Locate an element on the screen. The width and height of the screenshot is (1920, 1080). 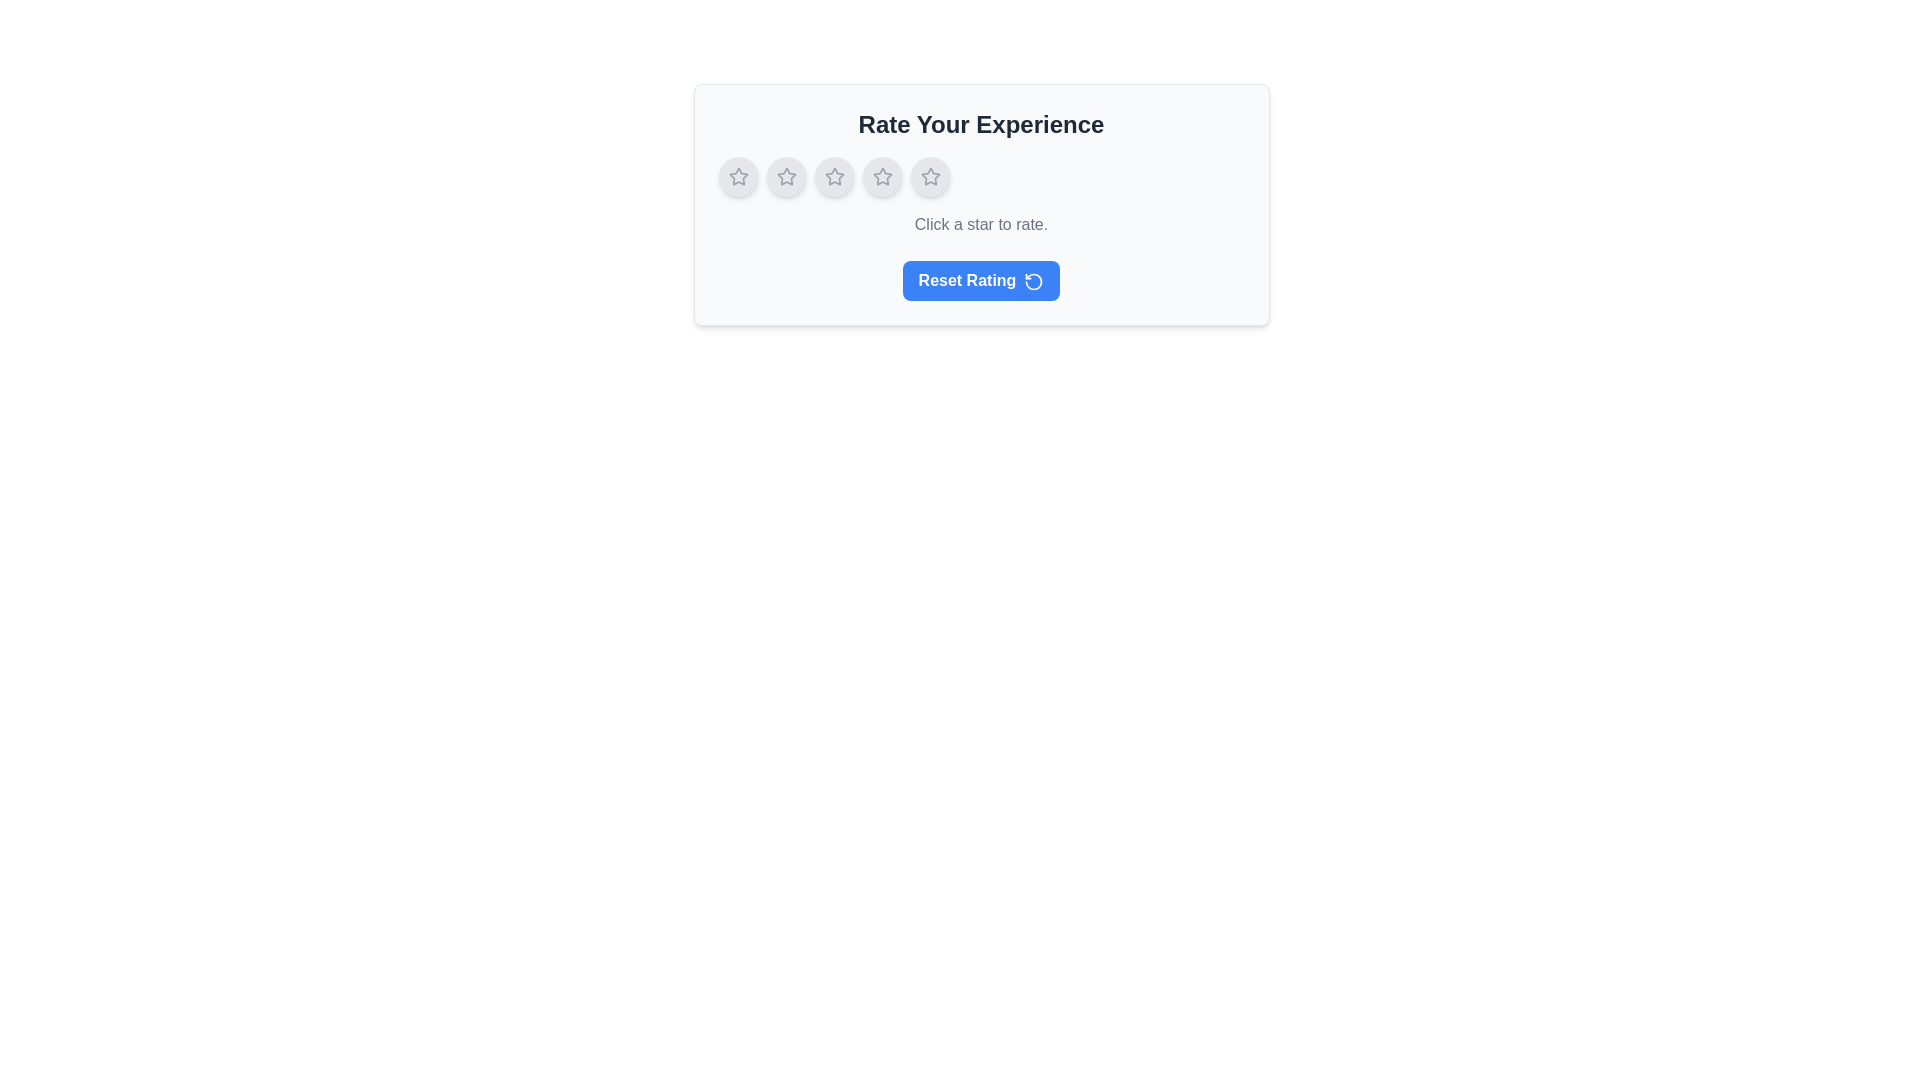
the Text Header element that displays 'Rate Your Experience', which is centrally aligned and styled in a large, bold, dark gray font, positioned above the star icons row is located at coordinates (981, 124).